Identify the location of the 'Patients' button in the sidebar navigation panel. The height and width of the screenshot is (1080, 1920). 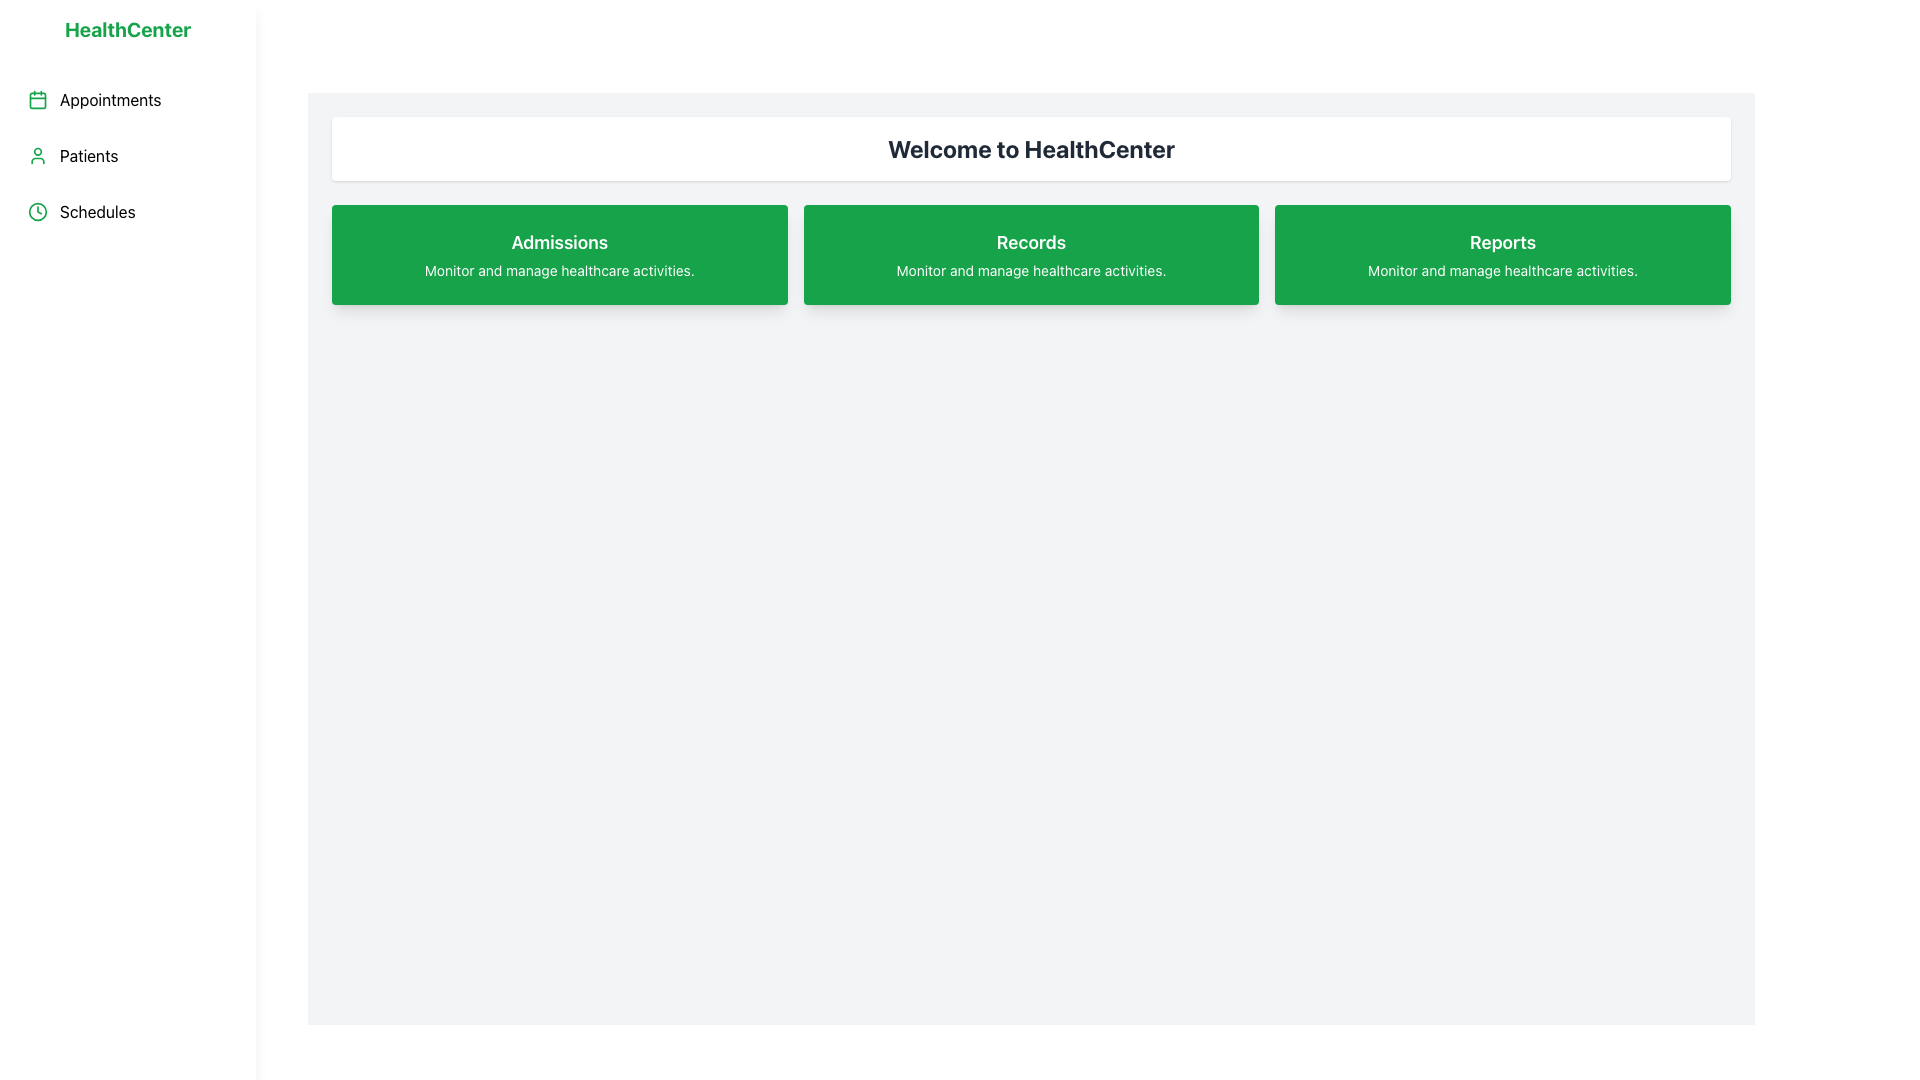
(127, 154).